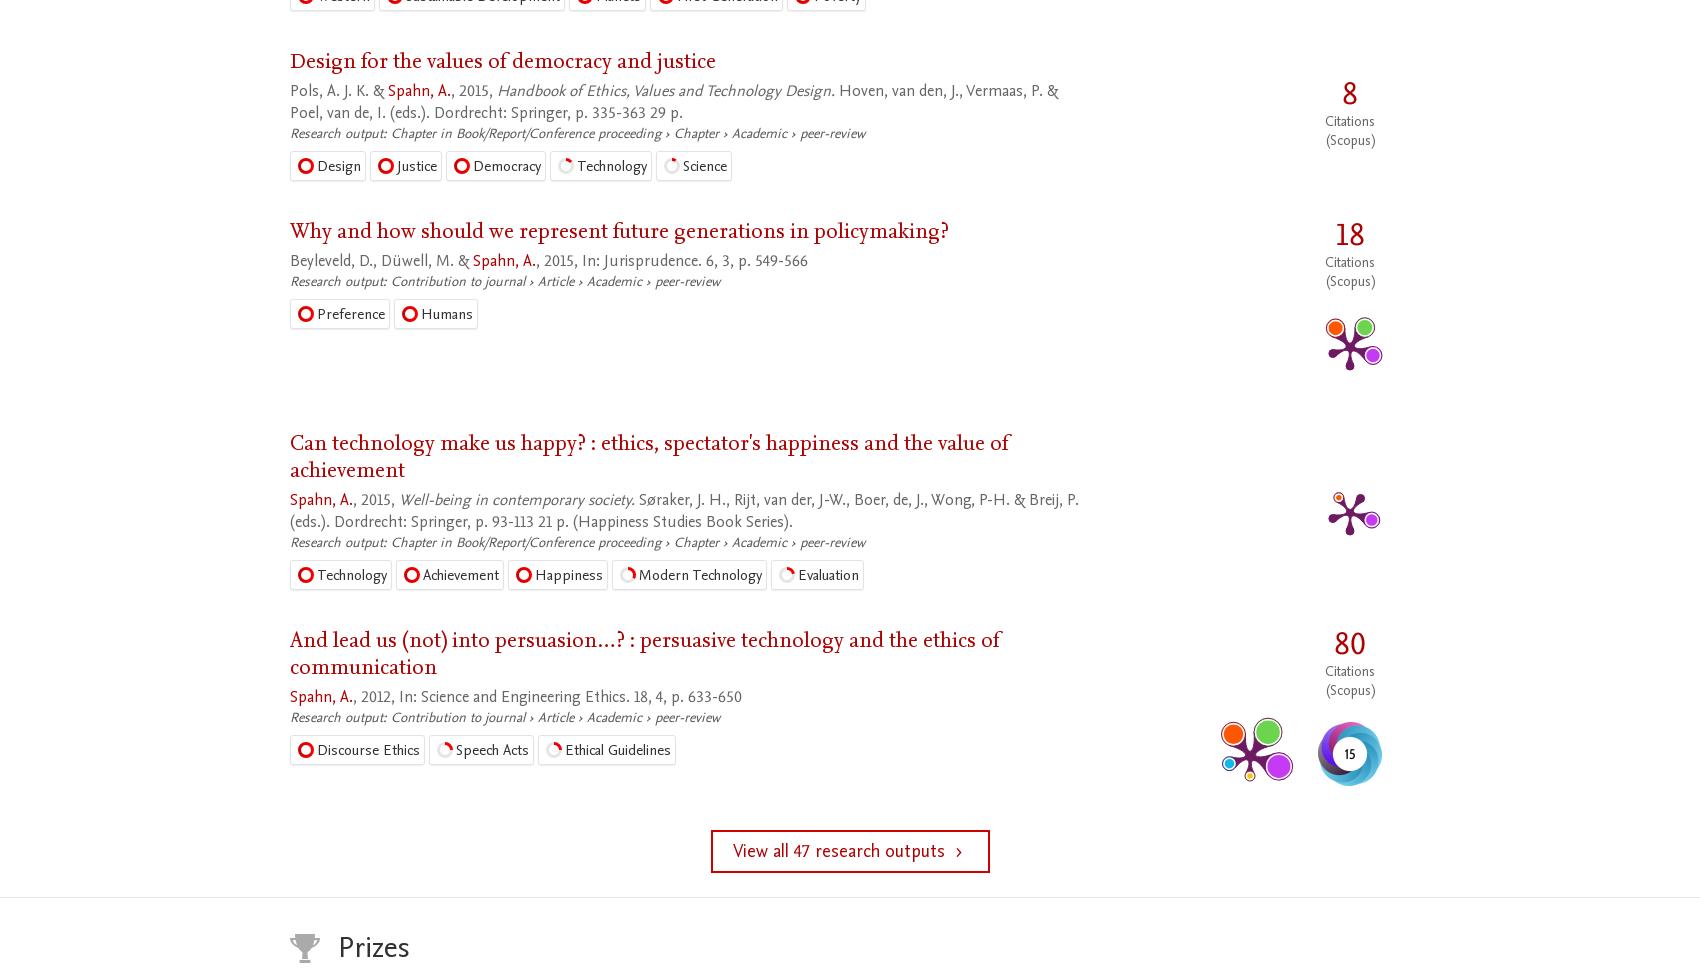 This screenshot has width=1700, height=972. What do you see at coordinates (684, 510) in the screenshot?
I see `'Søraker, J. H., Rijt, van der, J-W., Boer, de, J., Wong, P-H. & Breij, P. (eds.). Dordrecht:'` at bounding box center [684, 510].